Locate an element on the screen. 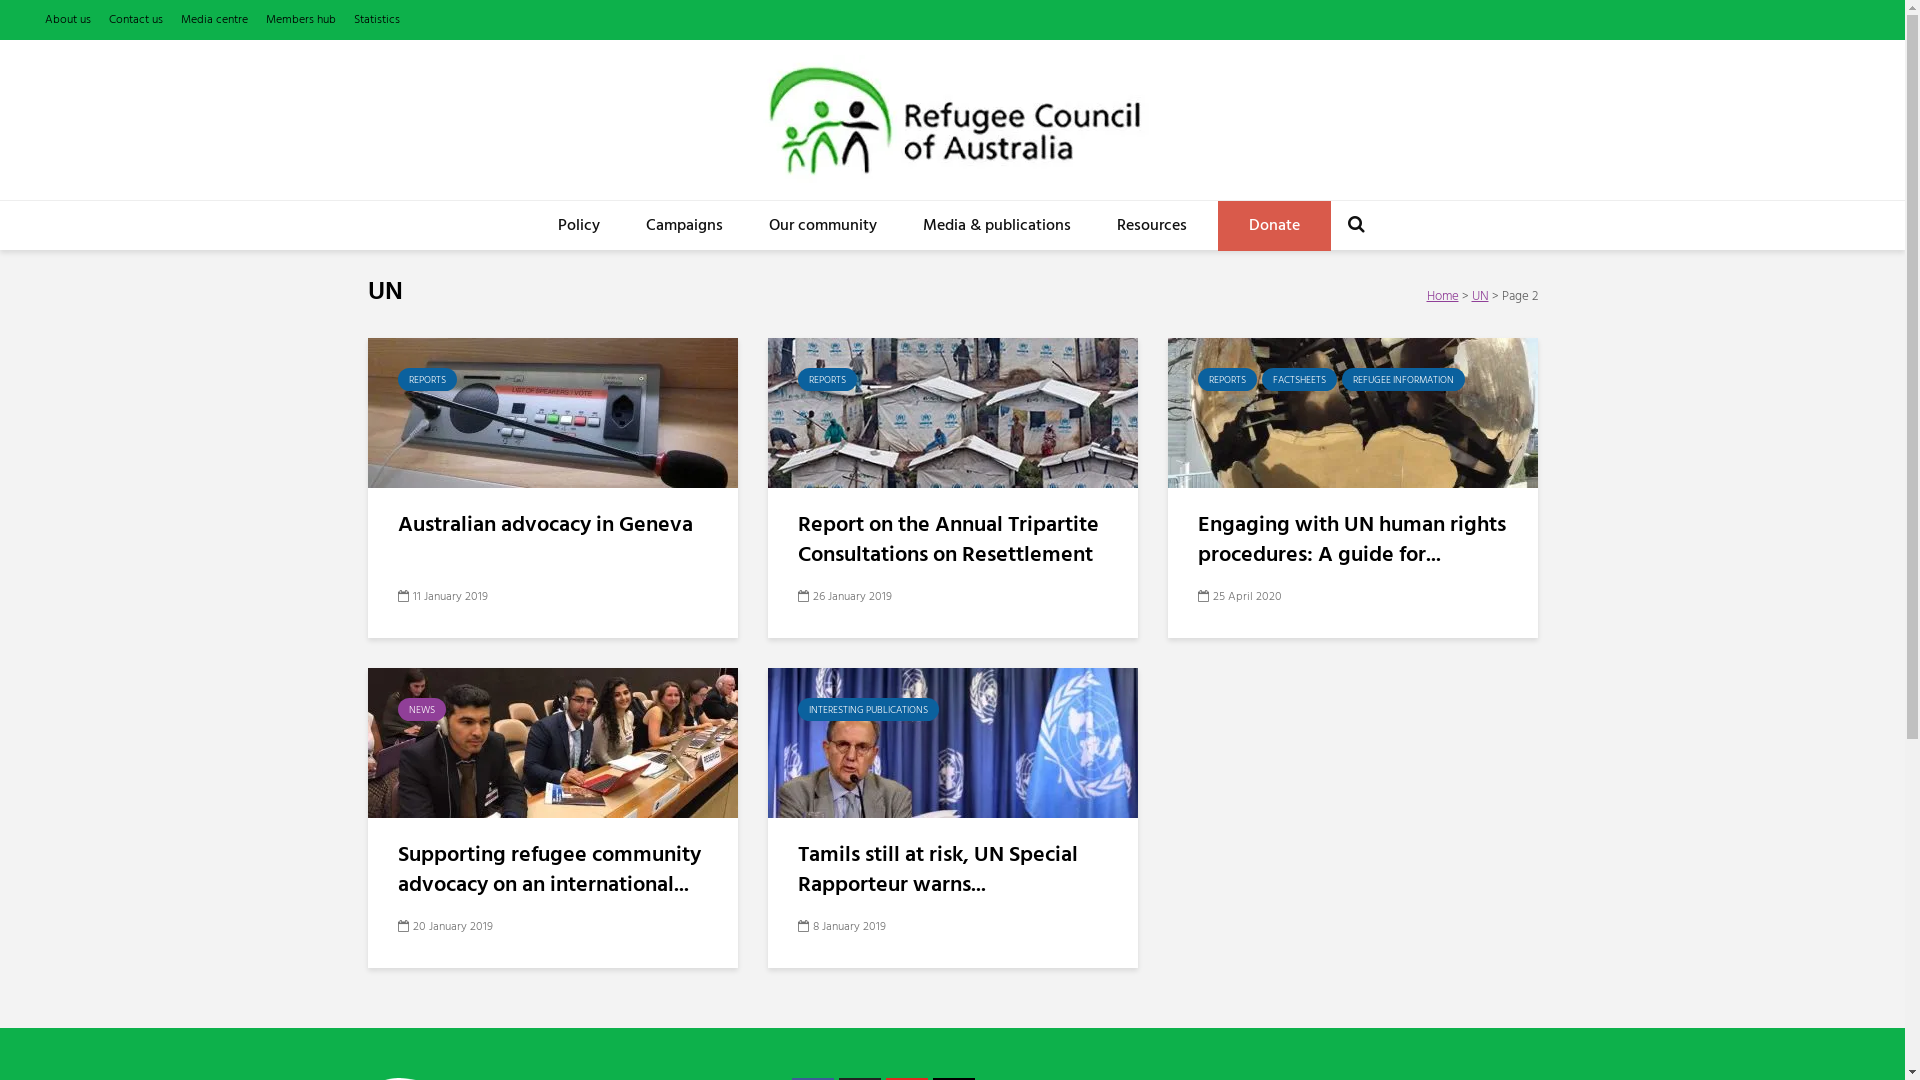 The width and height of the screenshot is (1920, 1080). 'Media & publications' is located at coordinates (997, 225).